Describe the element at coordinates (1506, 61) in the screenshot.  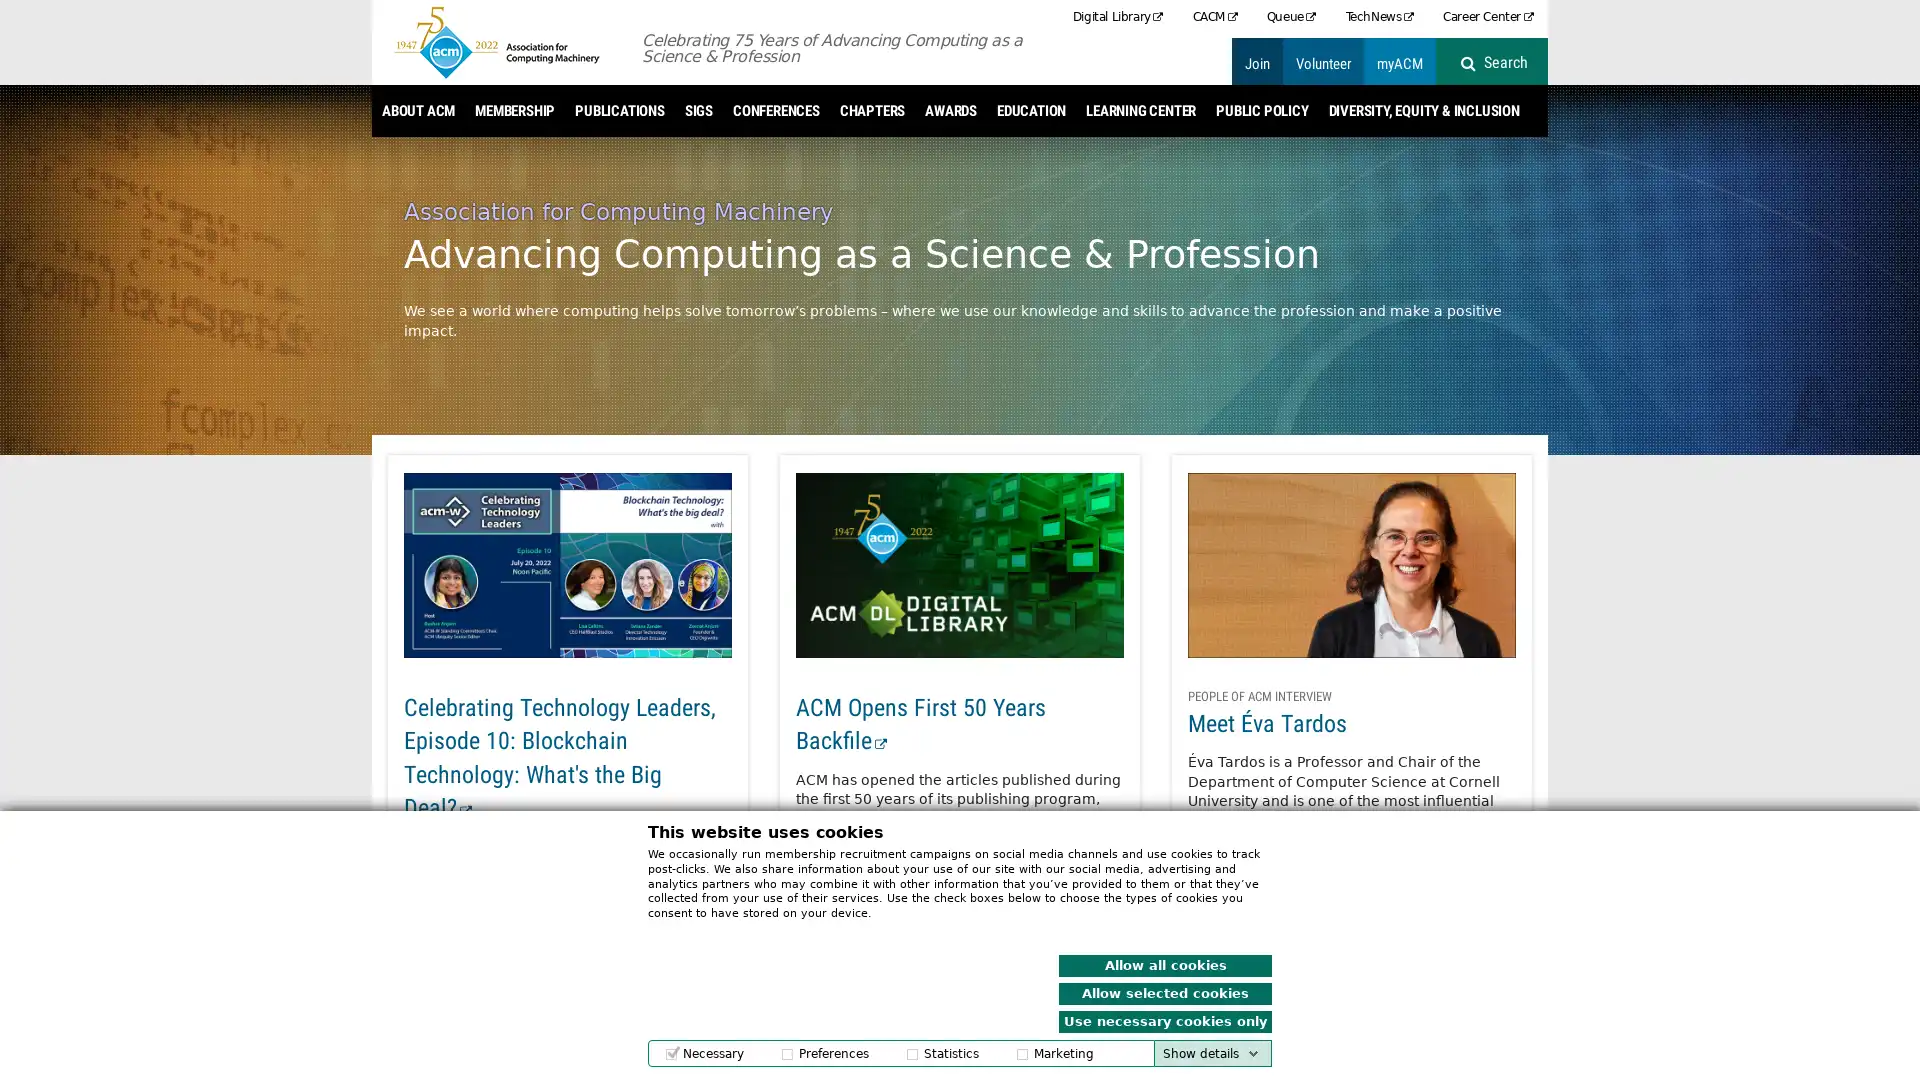
I see `Search Submit` at that location.